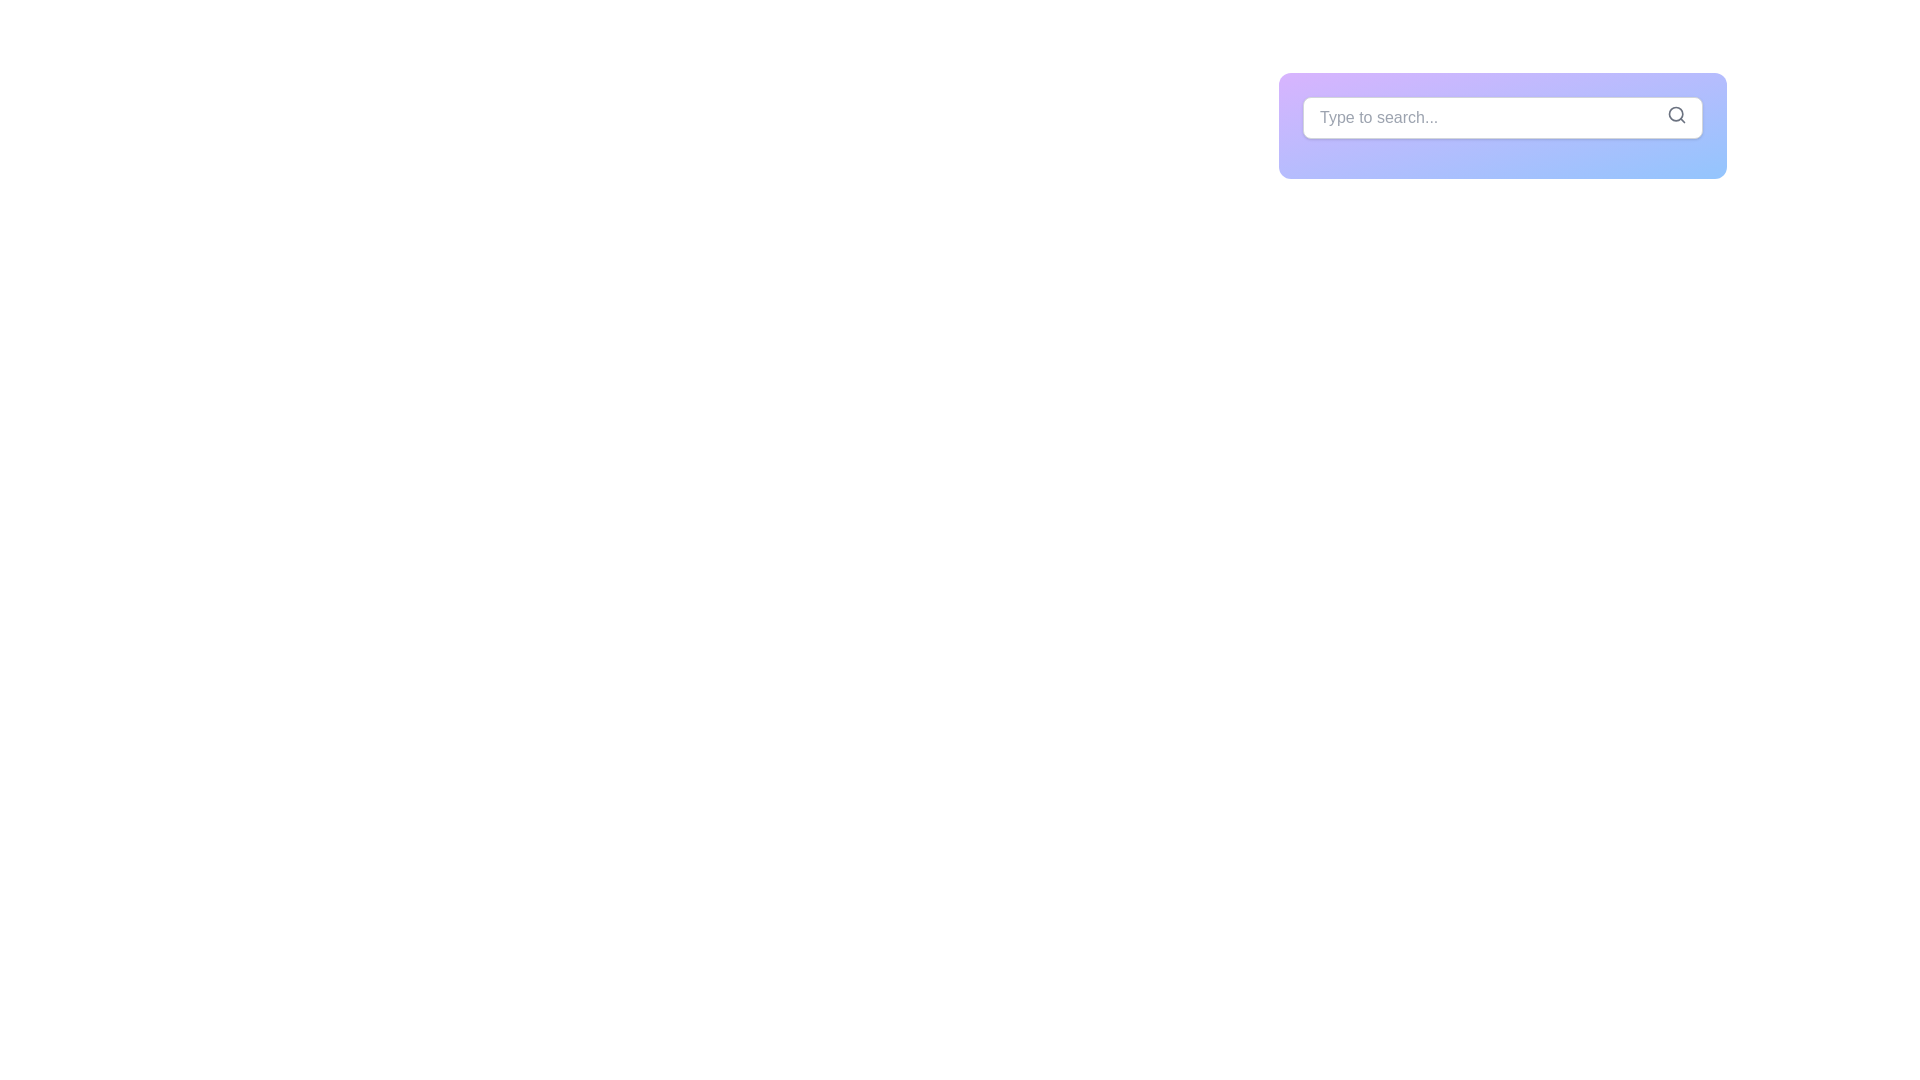 The height and width of the screenshot is (1080, 1920). I want to click on the circular part of the magnifying glass icon located in the upper-right corner of the SVG graphic, so click(1676, 114).